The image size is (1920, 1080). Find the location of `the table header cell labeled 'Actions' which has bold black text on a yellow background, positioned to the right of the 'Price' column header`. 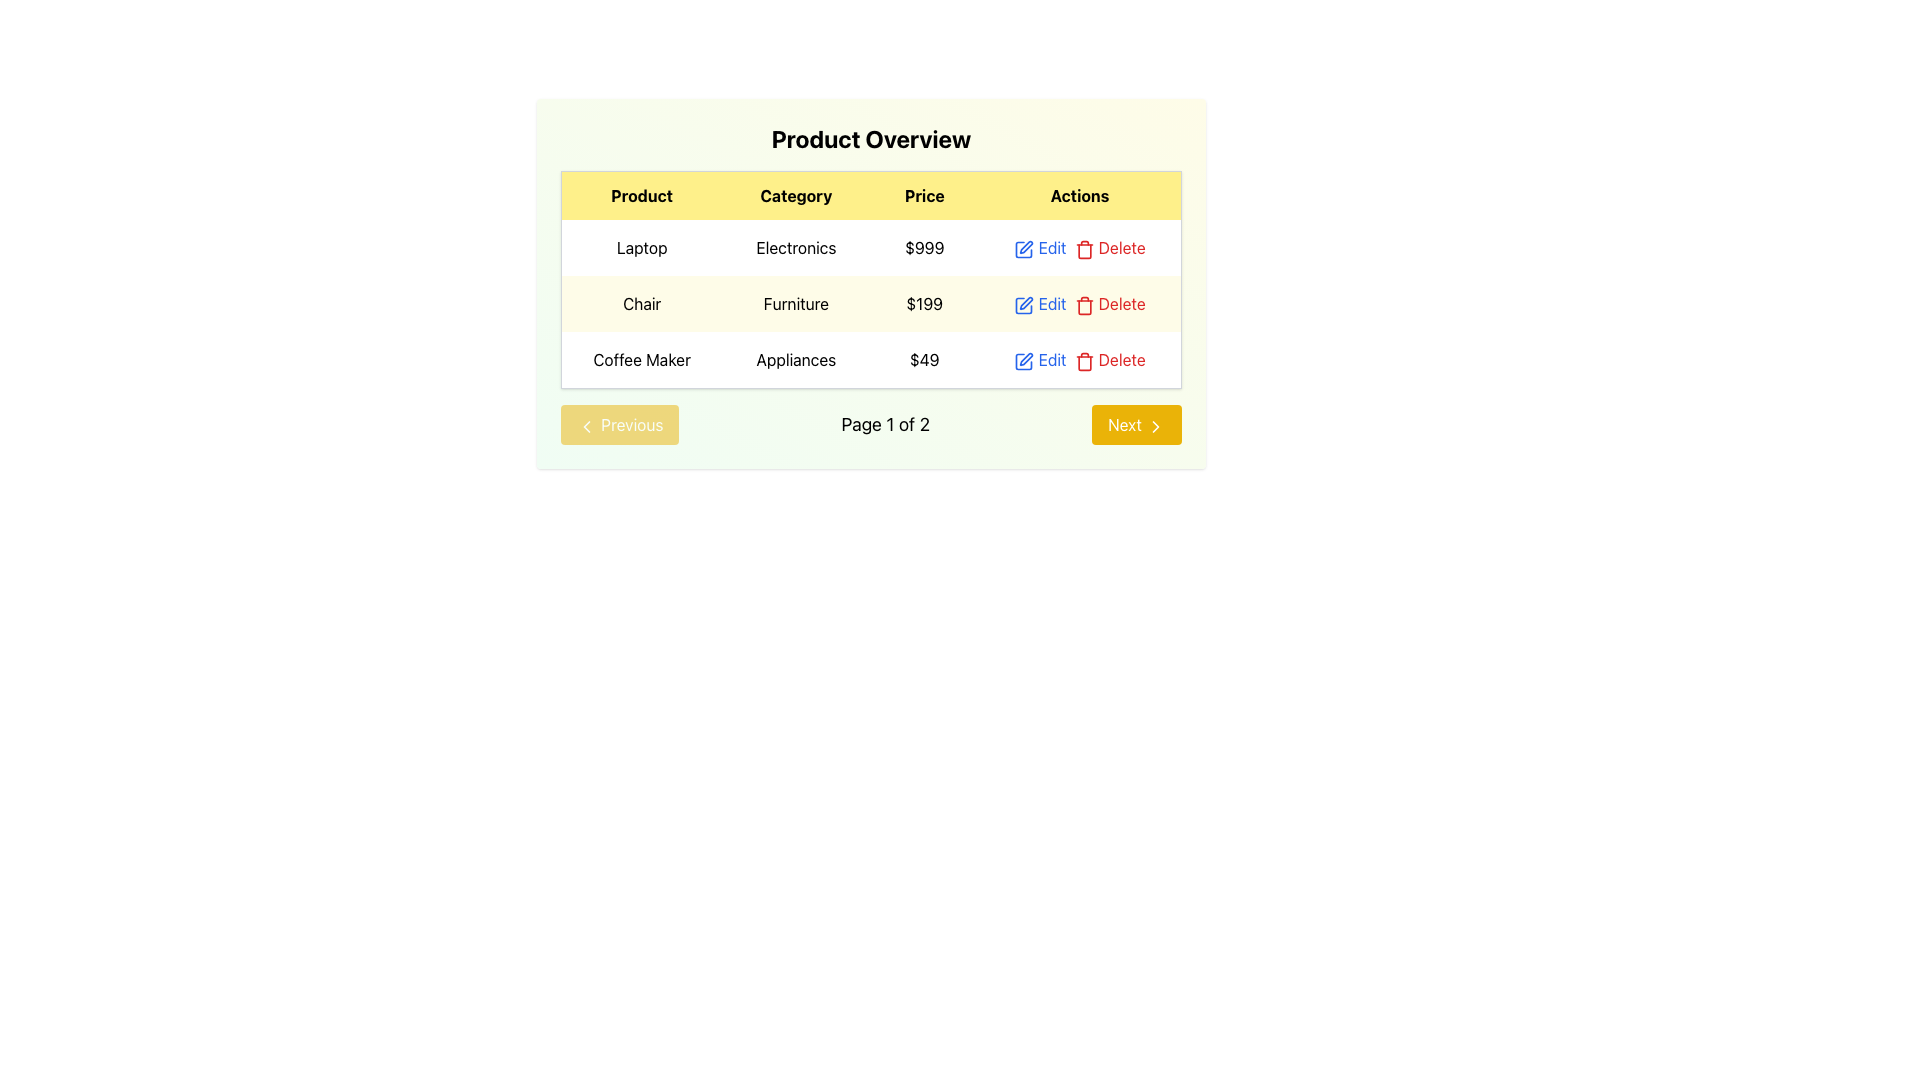

the table header cell labeled 'Actions' which has bold black text on a yellow background, positioned to the right of the 'Price' column header is located at coordinates (1079, 195).